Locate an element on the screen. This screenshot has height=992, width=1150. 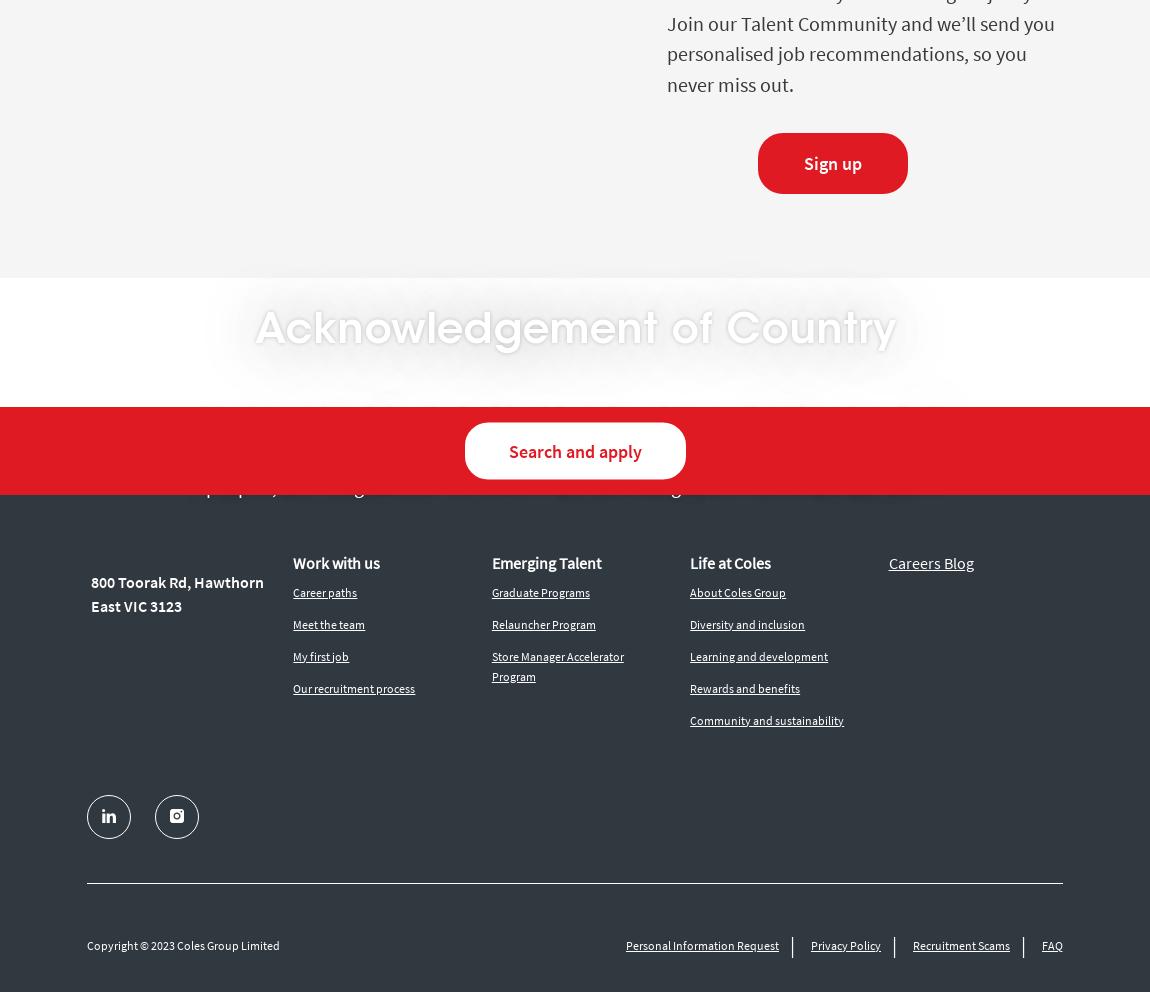
'Diversity and inclusion' is located at coordinates (746, 623).